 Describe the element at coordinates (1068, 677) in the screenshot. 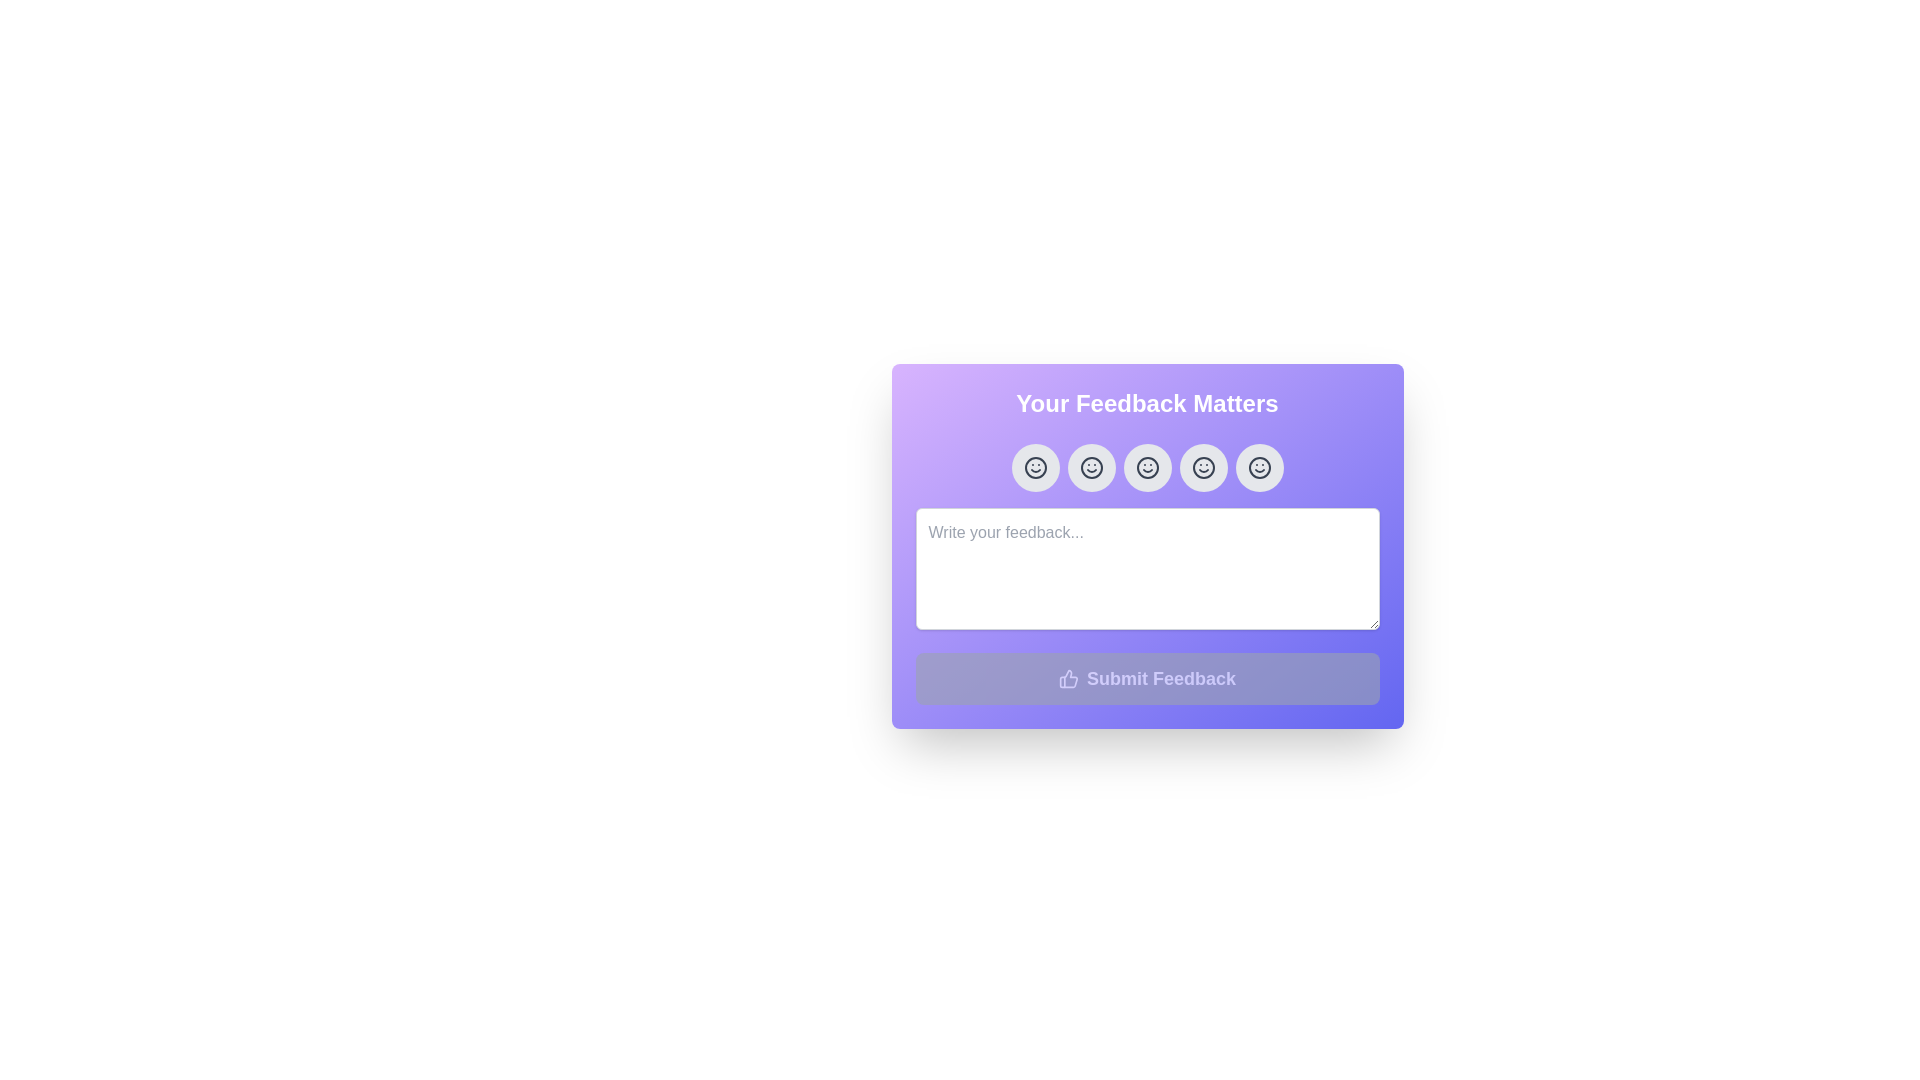

I see `the thumbs-up icon located to the left of the 'Submit Feedback' button within the purple feedback form card` at that location.